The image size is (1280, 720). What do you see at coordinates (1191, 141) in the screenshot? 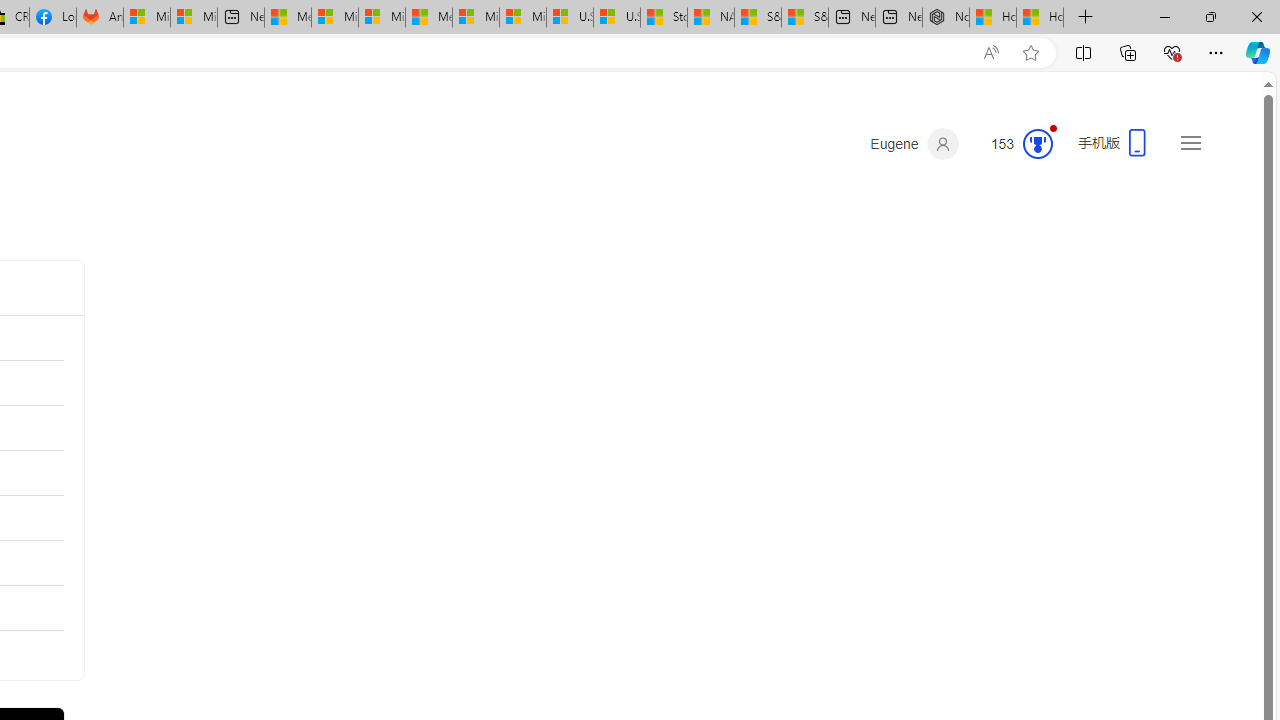
I see `'Settings and quick links'` at bounding box center [1191, 141].